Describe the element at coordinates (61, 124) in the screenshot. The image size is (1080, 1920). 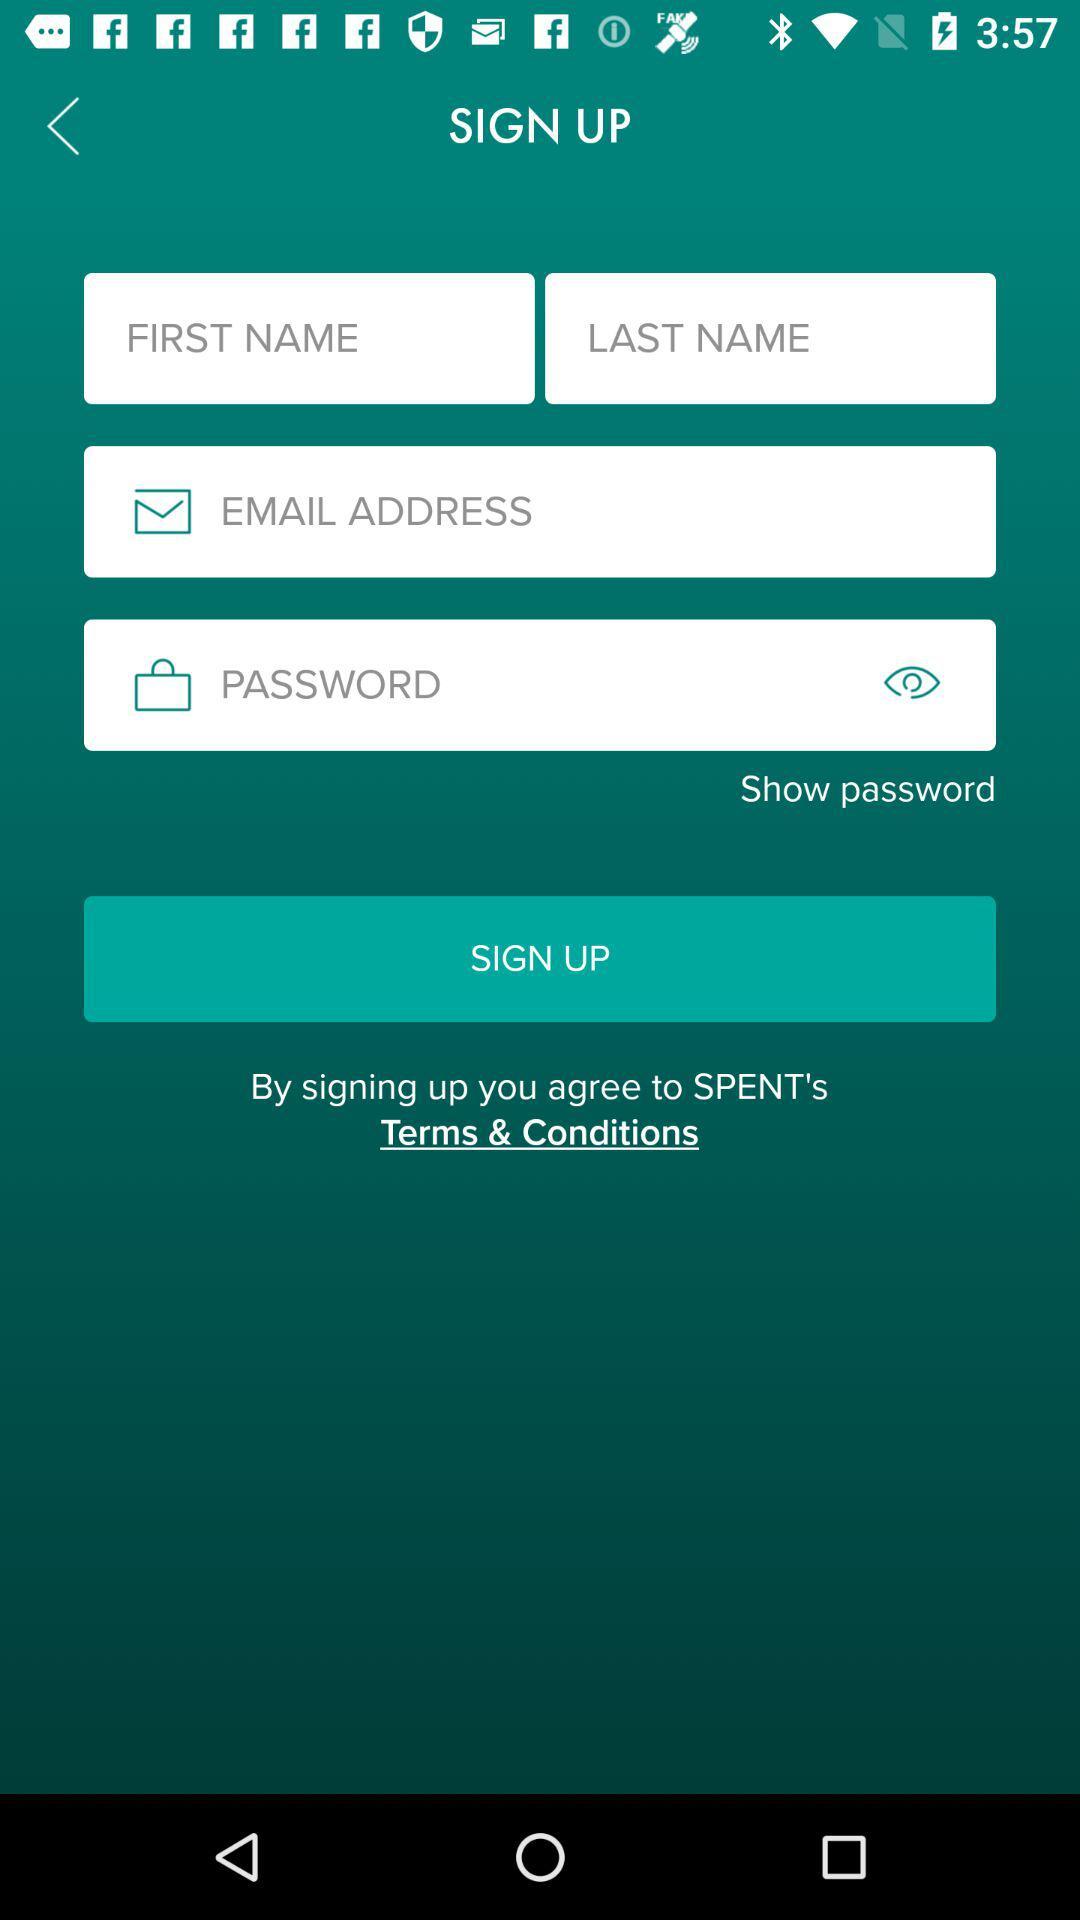
I see `go back` at that location.